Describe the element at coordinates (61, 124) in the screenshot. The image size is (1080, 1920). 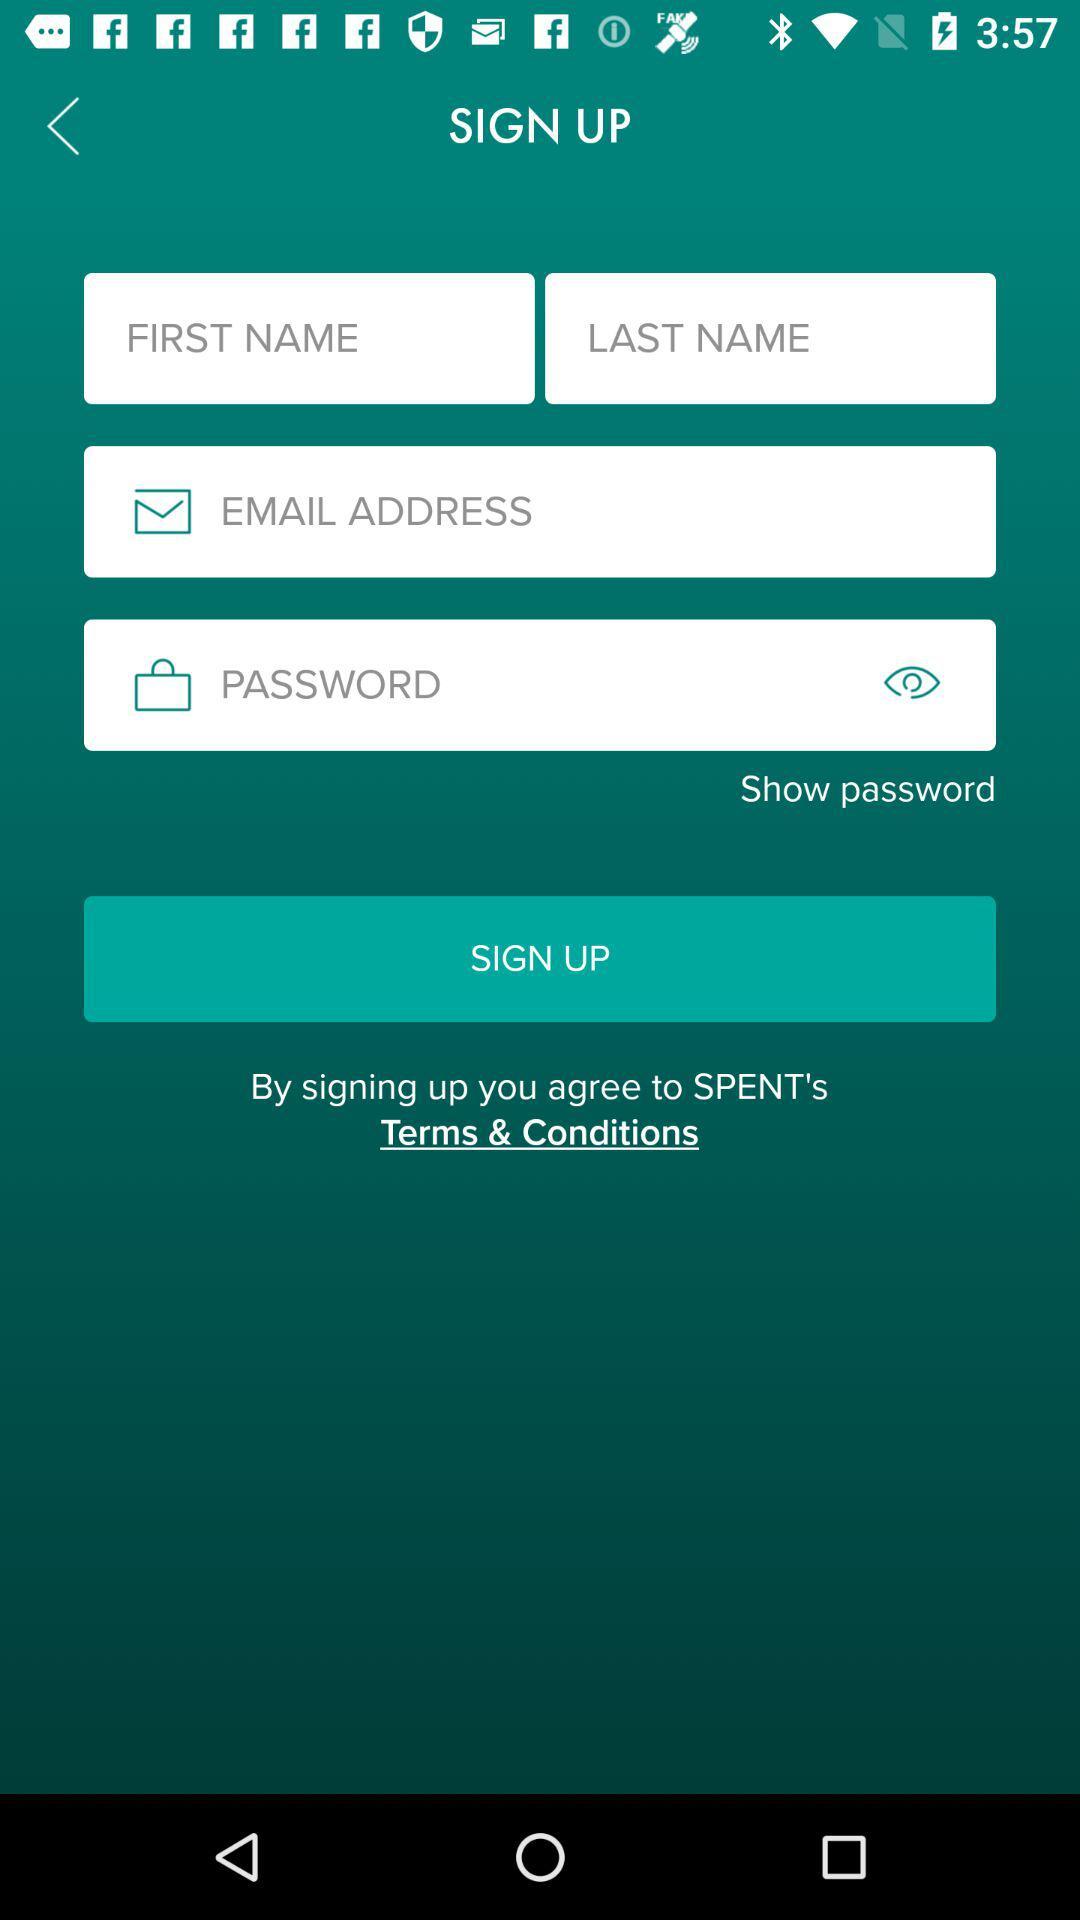
I see `go back` at that location.